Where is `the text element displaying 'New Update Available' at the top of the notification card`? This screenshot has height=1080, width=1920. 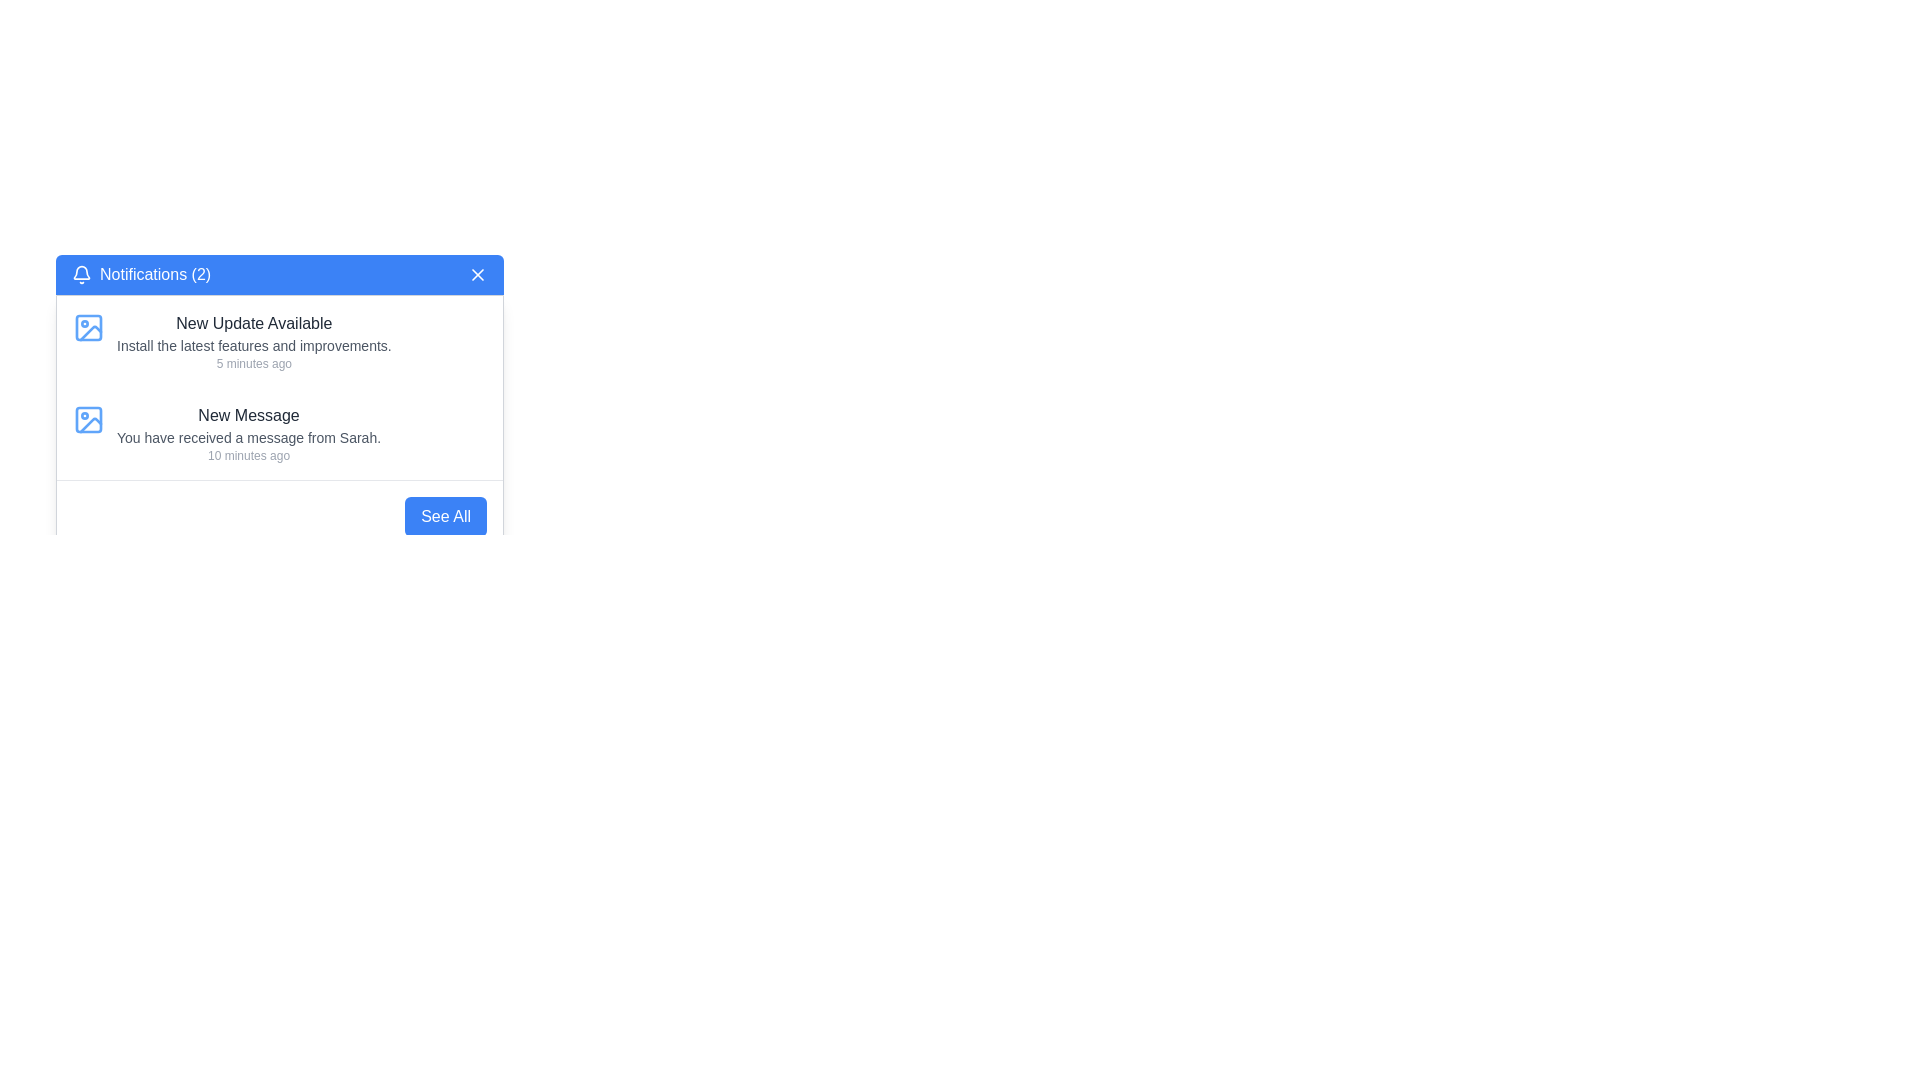
the text element displaying 'New Update Available' at the top of the notification card is located at coordinates (253, 323).